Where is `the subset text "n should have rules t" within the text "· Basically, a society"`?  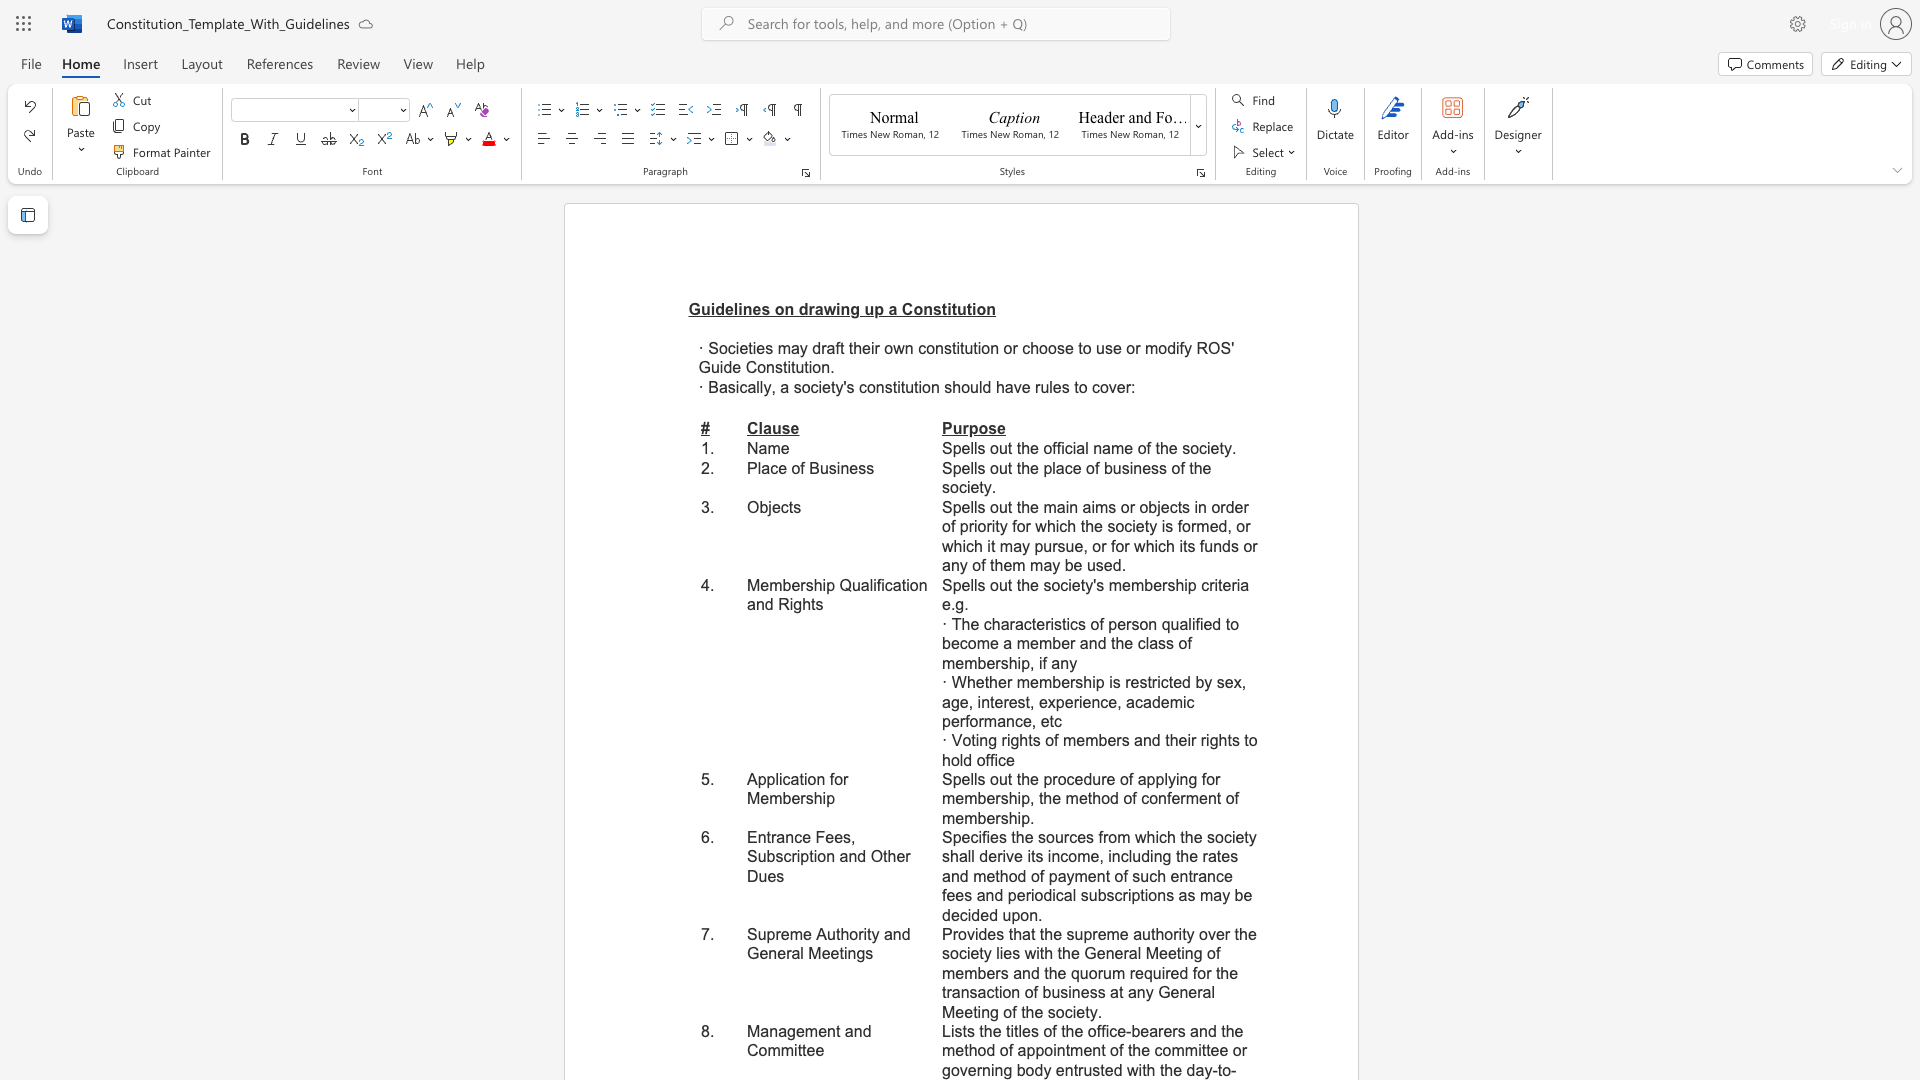
the subset text "n should have rules t" within the text "· Basically, a society" is located at coordinates (930, 387).